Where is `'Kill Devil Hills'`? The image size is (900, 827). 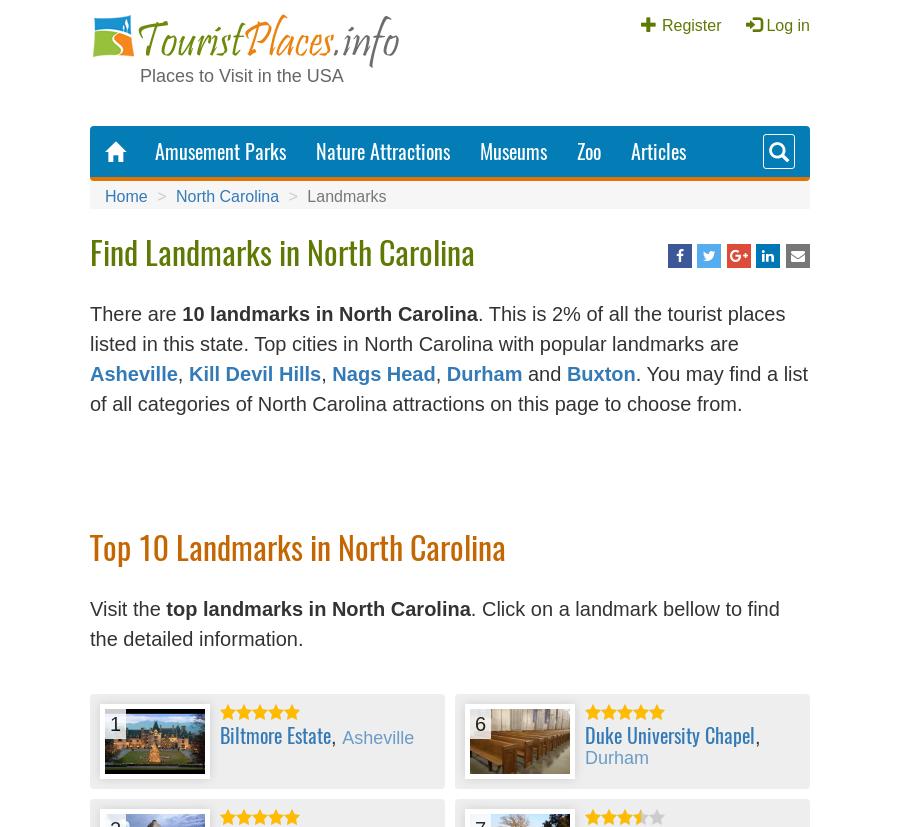
'Kill Devil Hills' is located at coordinates (253, 372).